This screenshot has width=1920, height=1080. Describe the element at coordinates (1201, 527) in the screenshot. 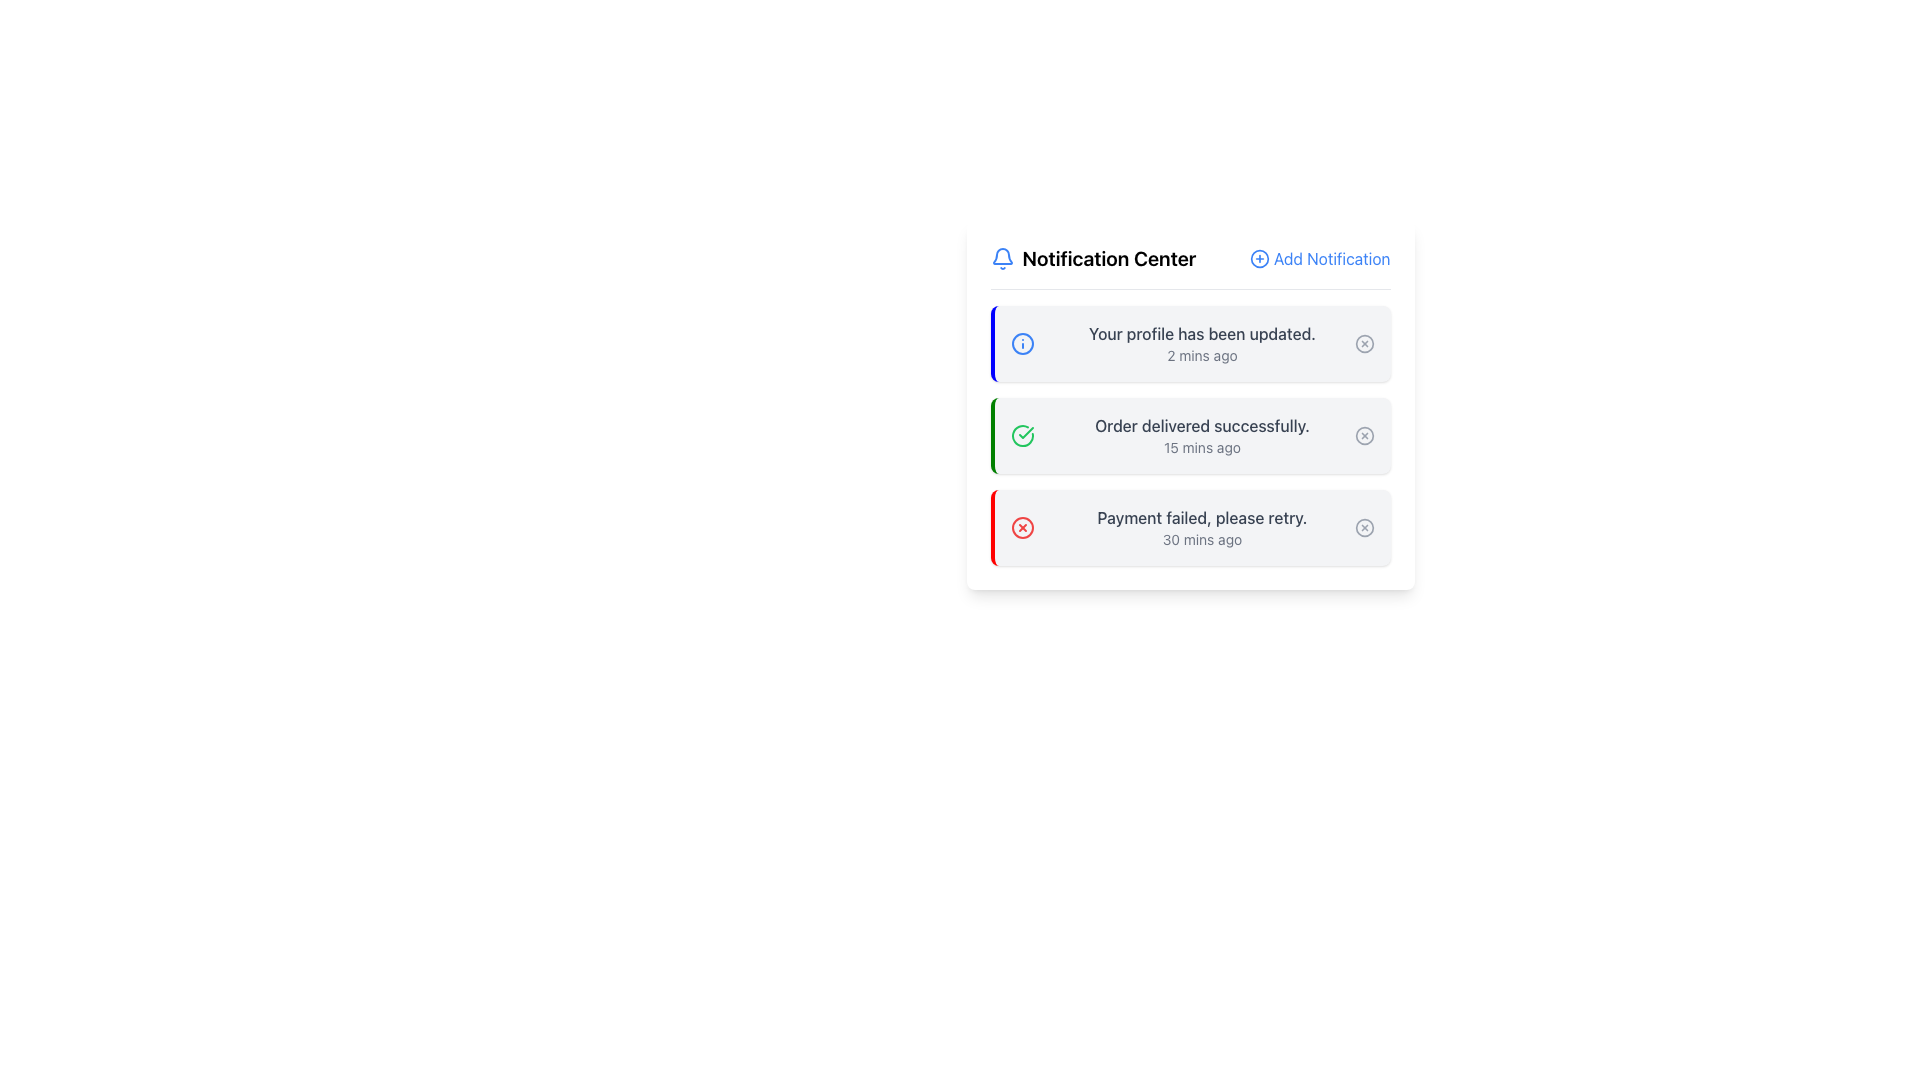

I see `textual notification message that says 'Payment failed, please retry.' with the timestamp '30 mins ago', located in the last notification card under 'Notification Center'` at that location.